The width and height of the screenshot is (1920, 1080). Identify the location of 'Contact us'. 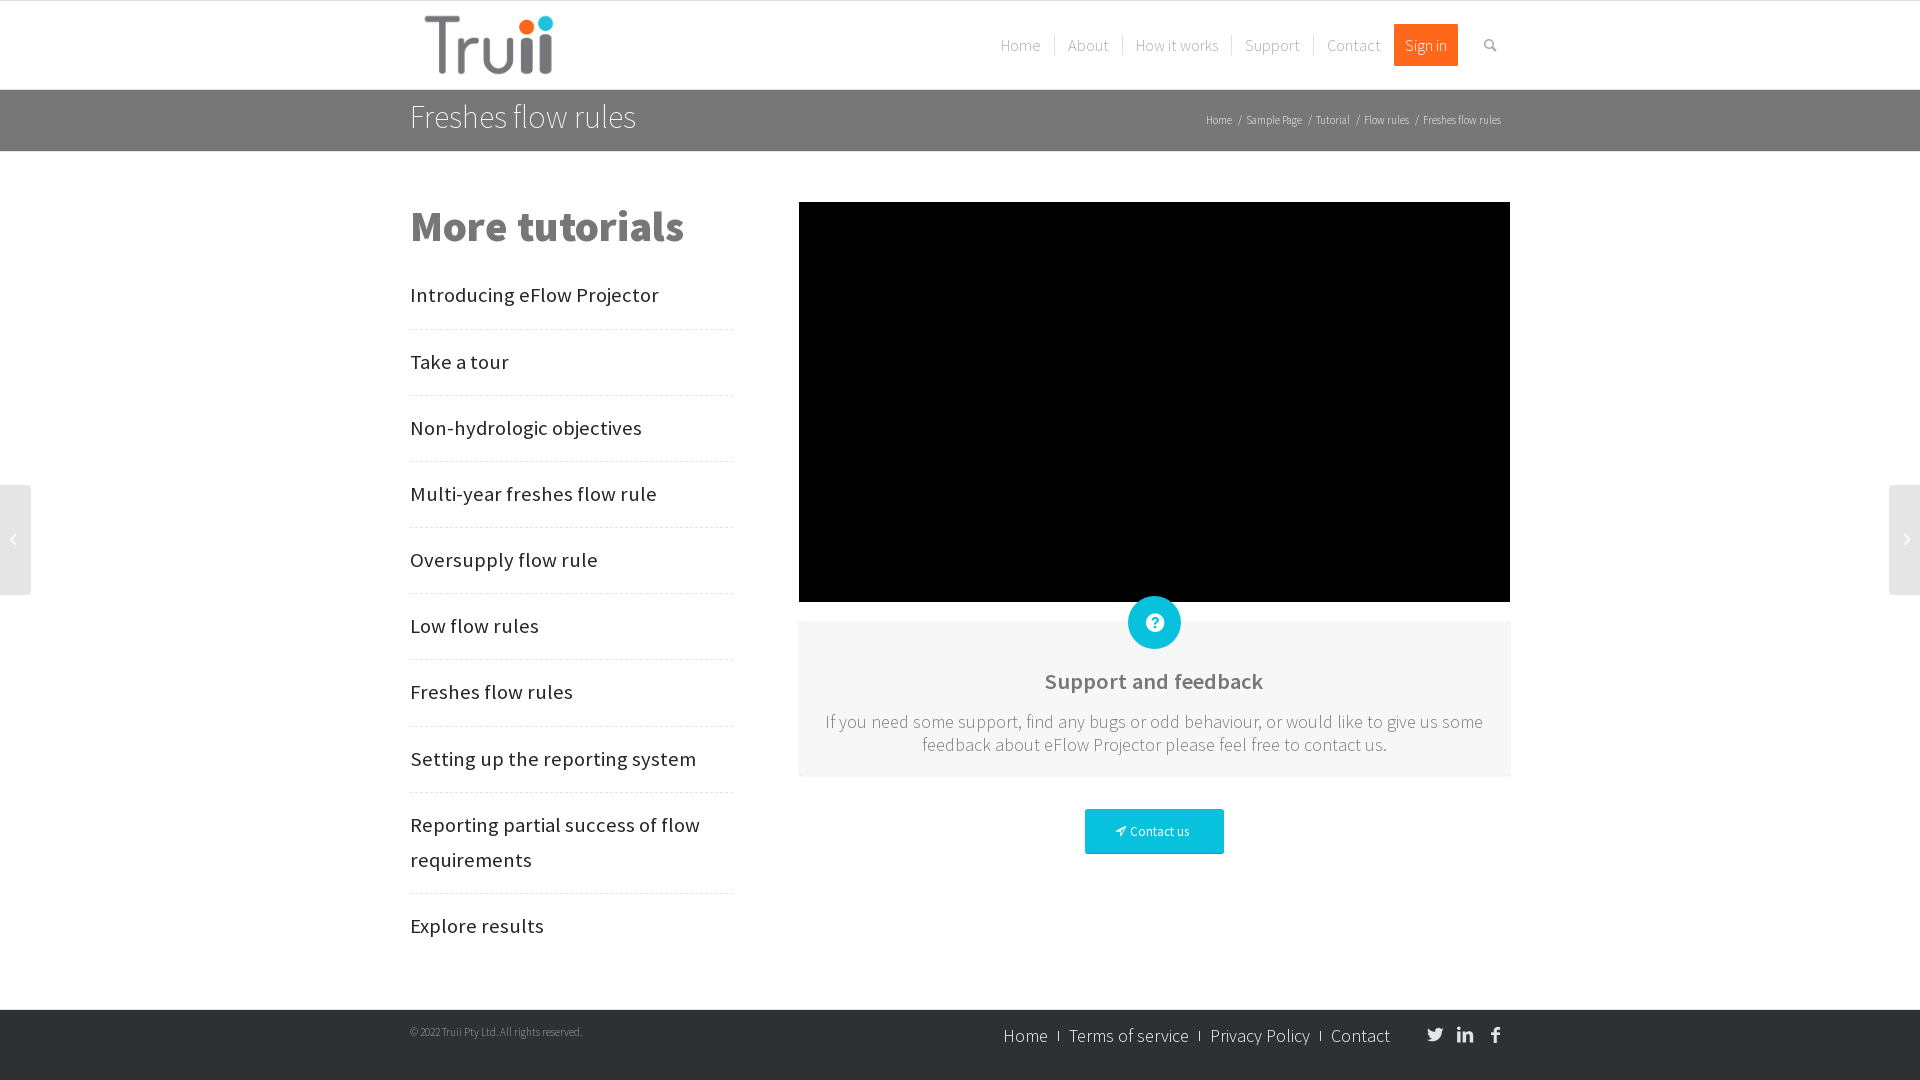
(1154, 831).